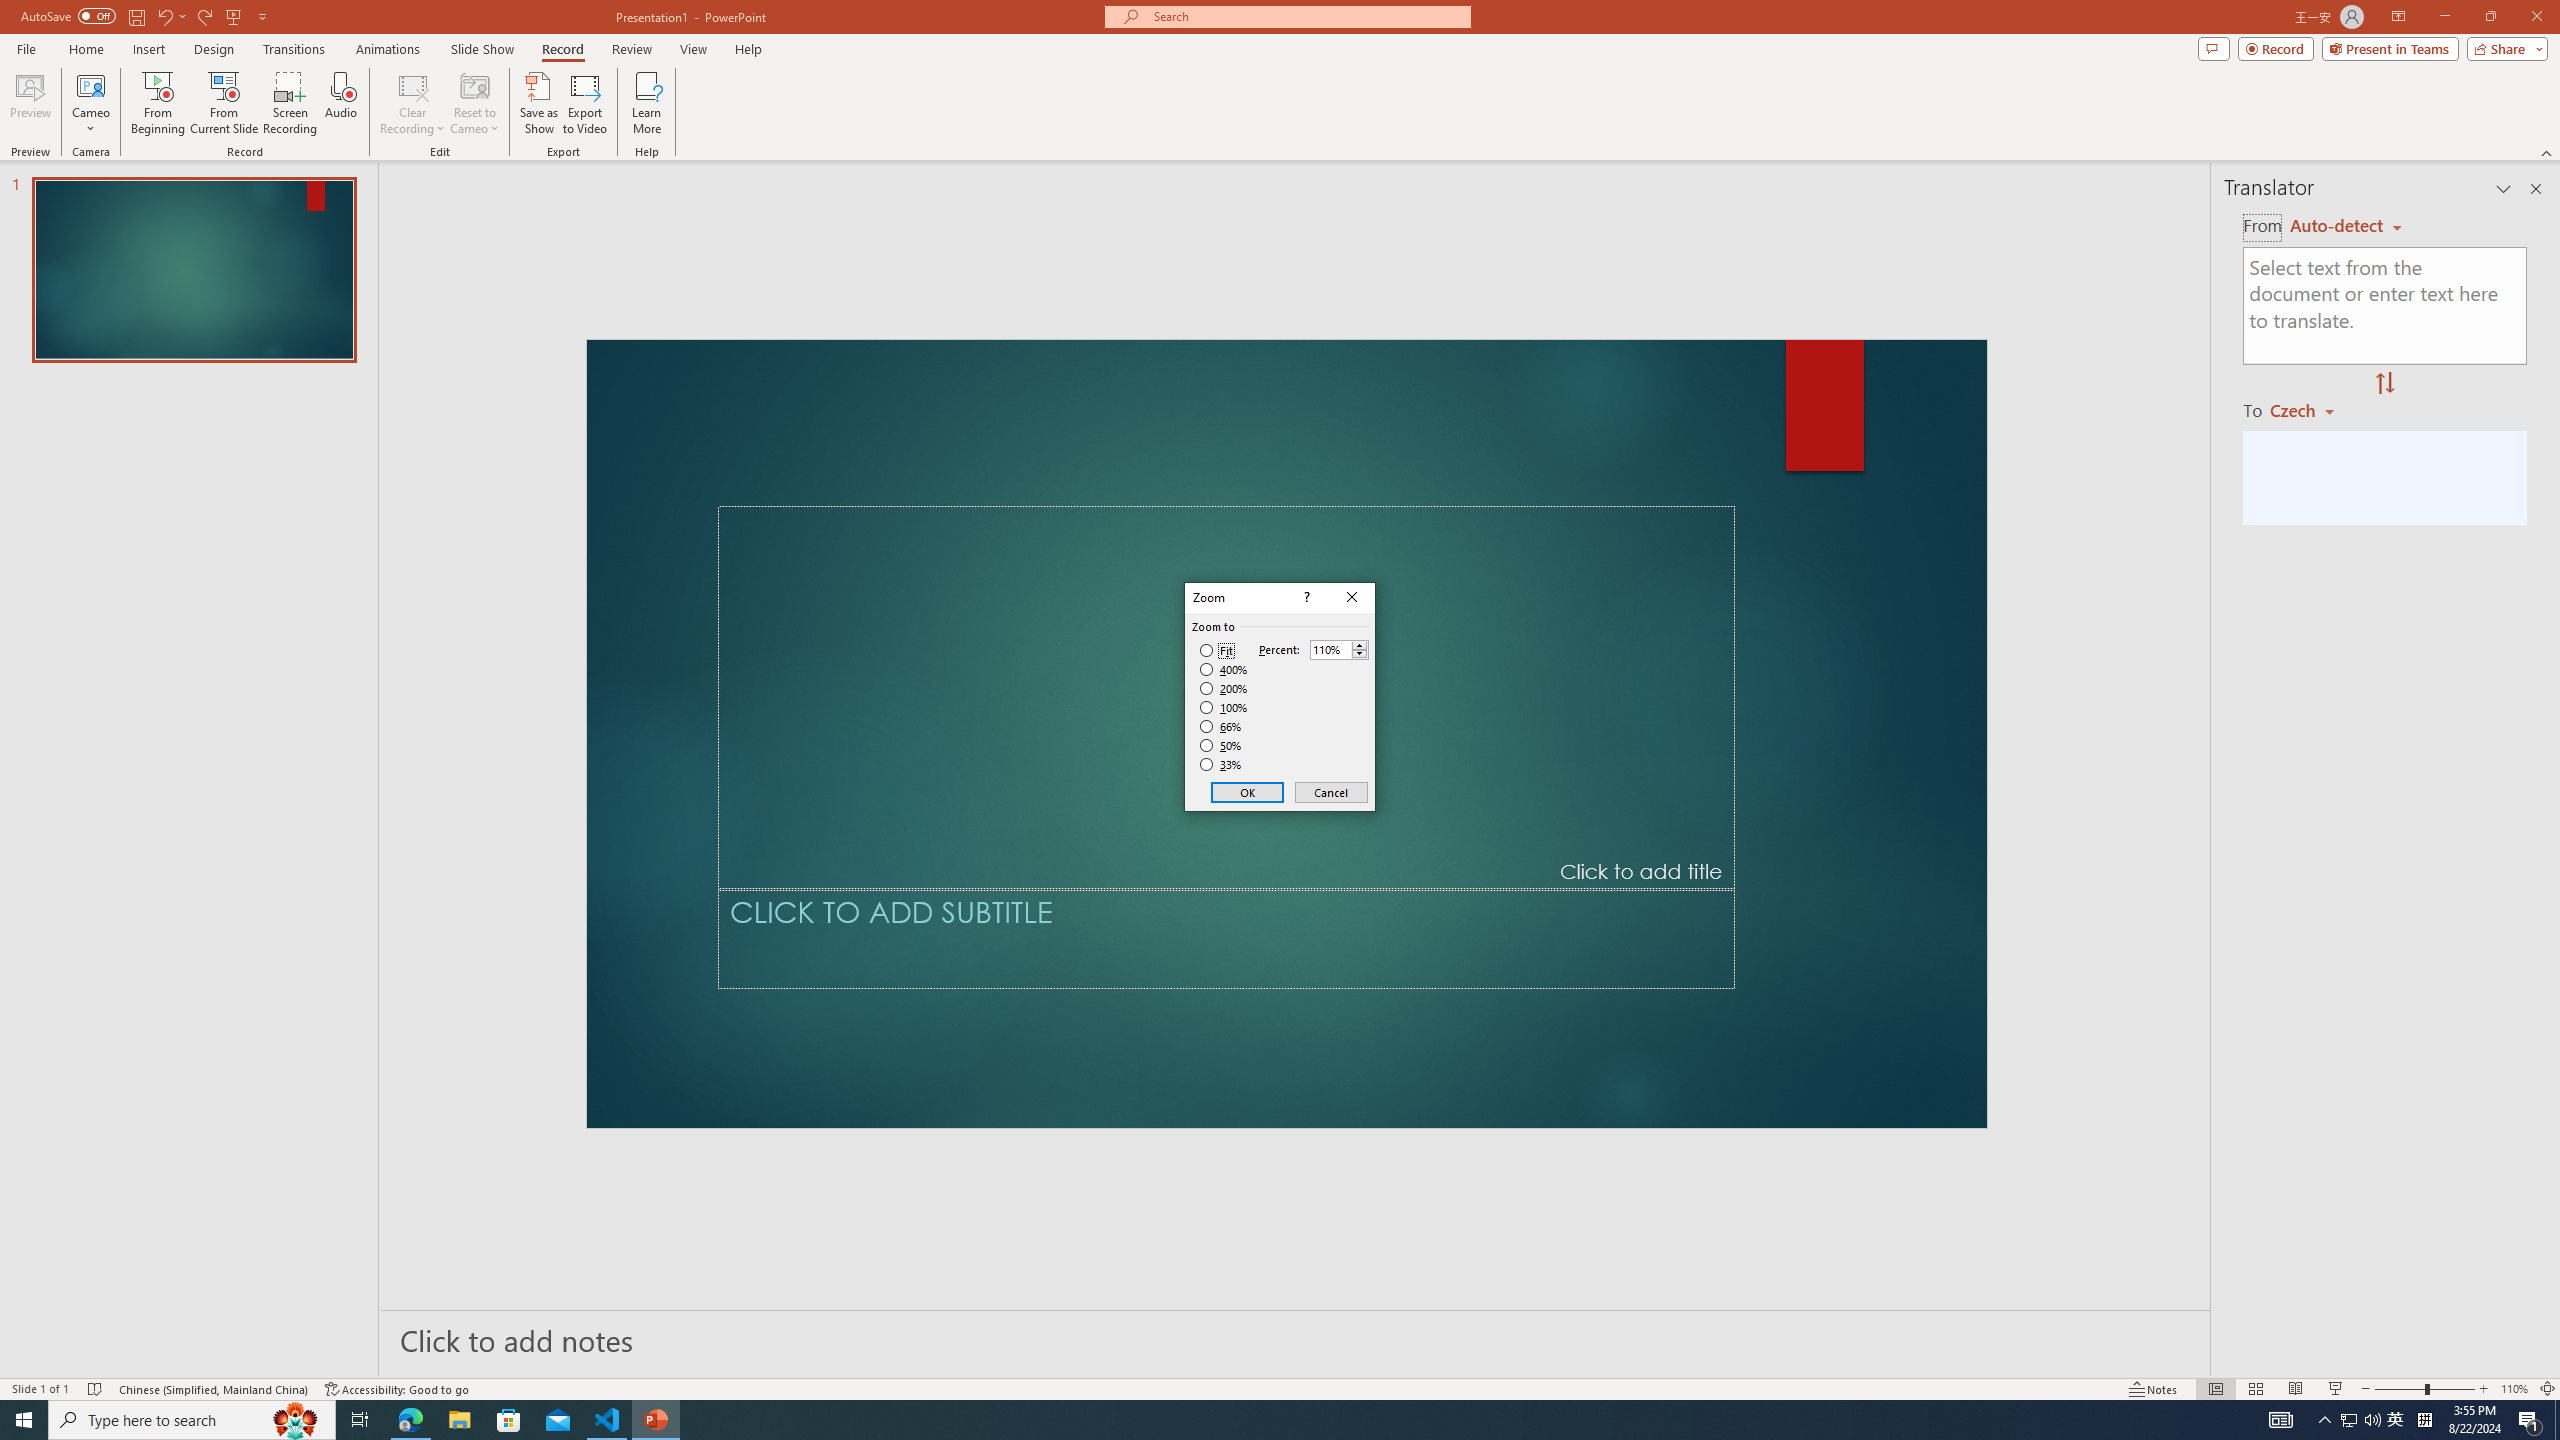  What do you see at coordinates (412, 103) in the screenshot?
I see `'Clear Recording'` at bounding box center [412, 103].